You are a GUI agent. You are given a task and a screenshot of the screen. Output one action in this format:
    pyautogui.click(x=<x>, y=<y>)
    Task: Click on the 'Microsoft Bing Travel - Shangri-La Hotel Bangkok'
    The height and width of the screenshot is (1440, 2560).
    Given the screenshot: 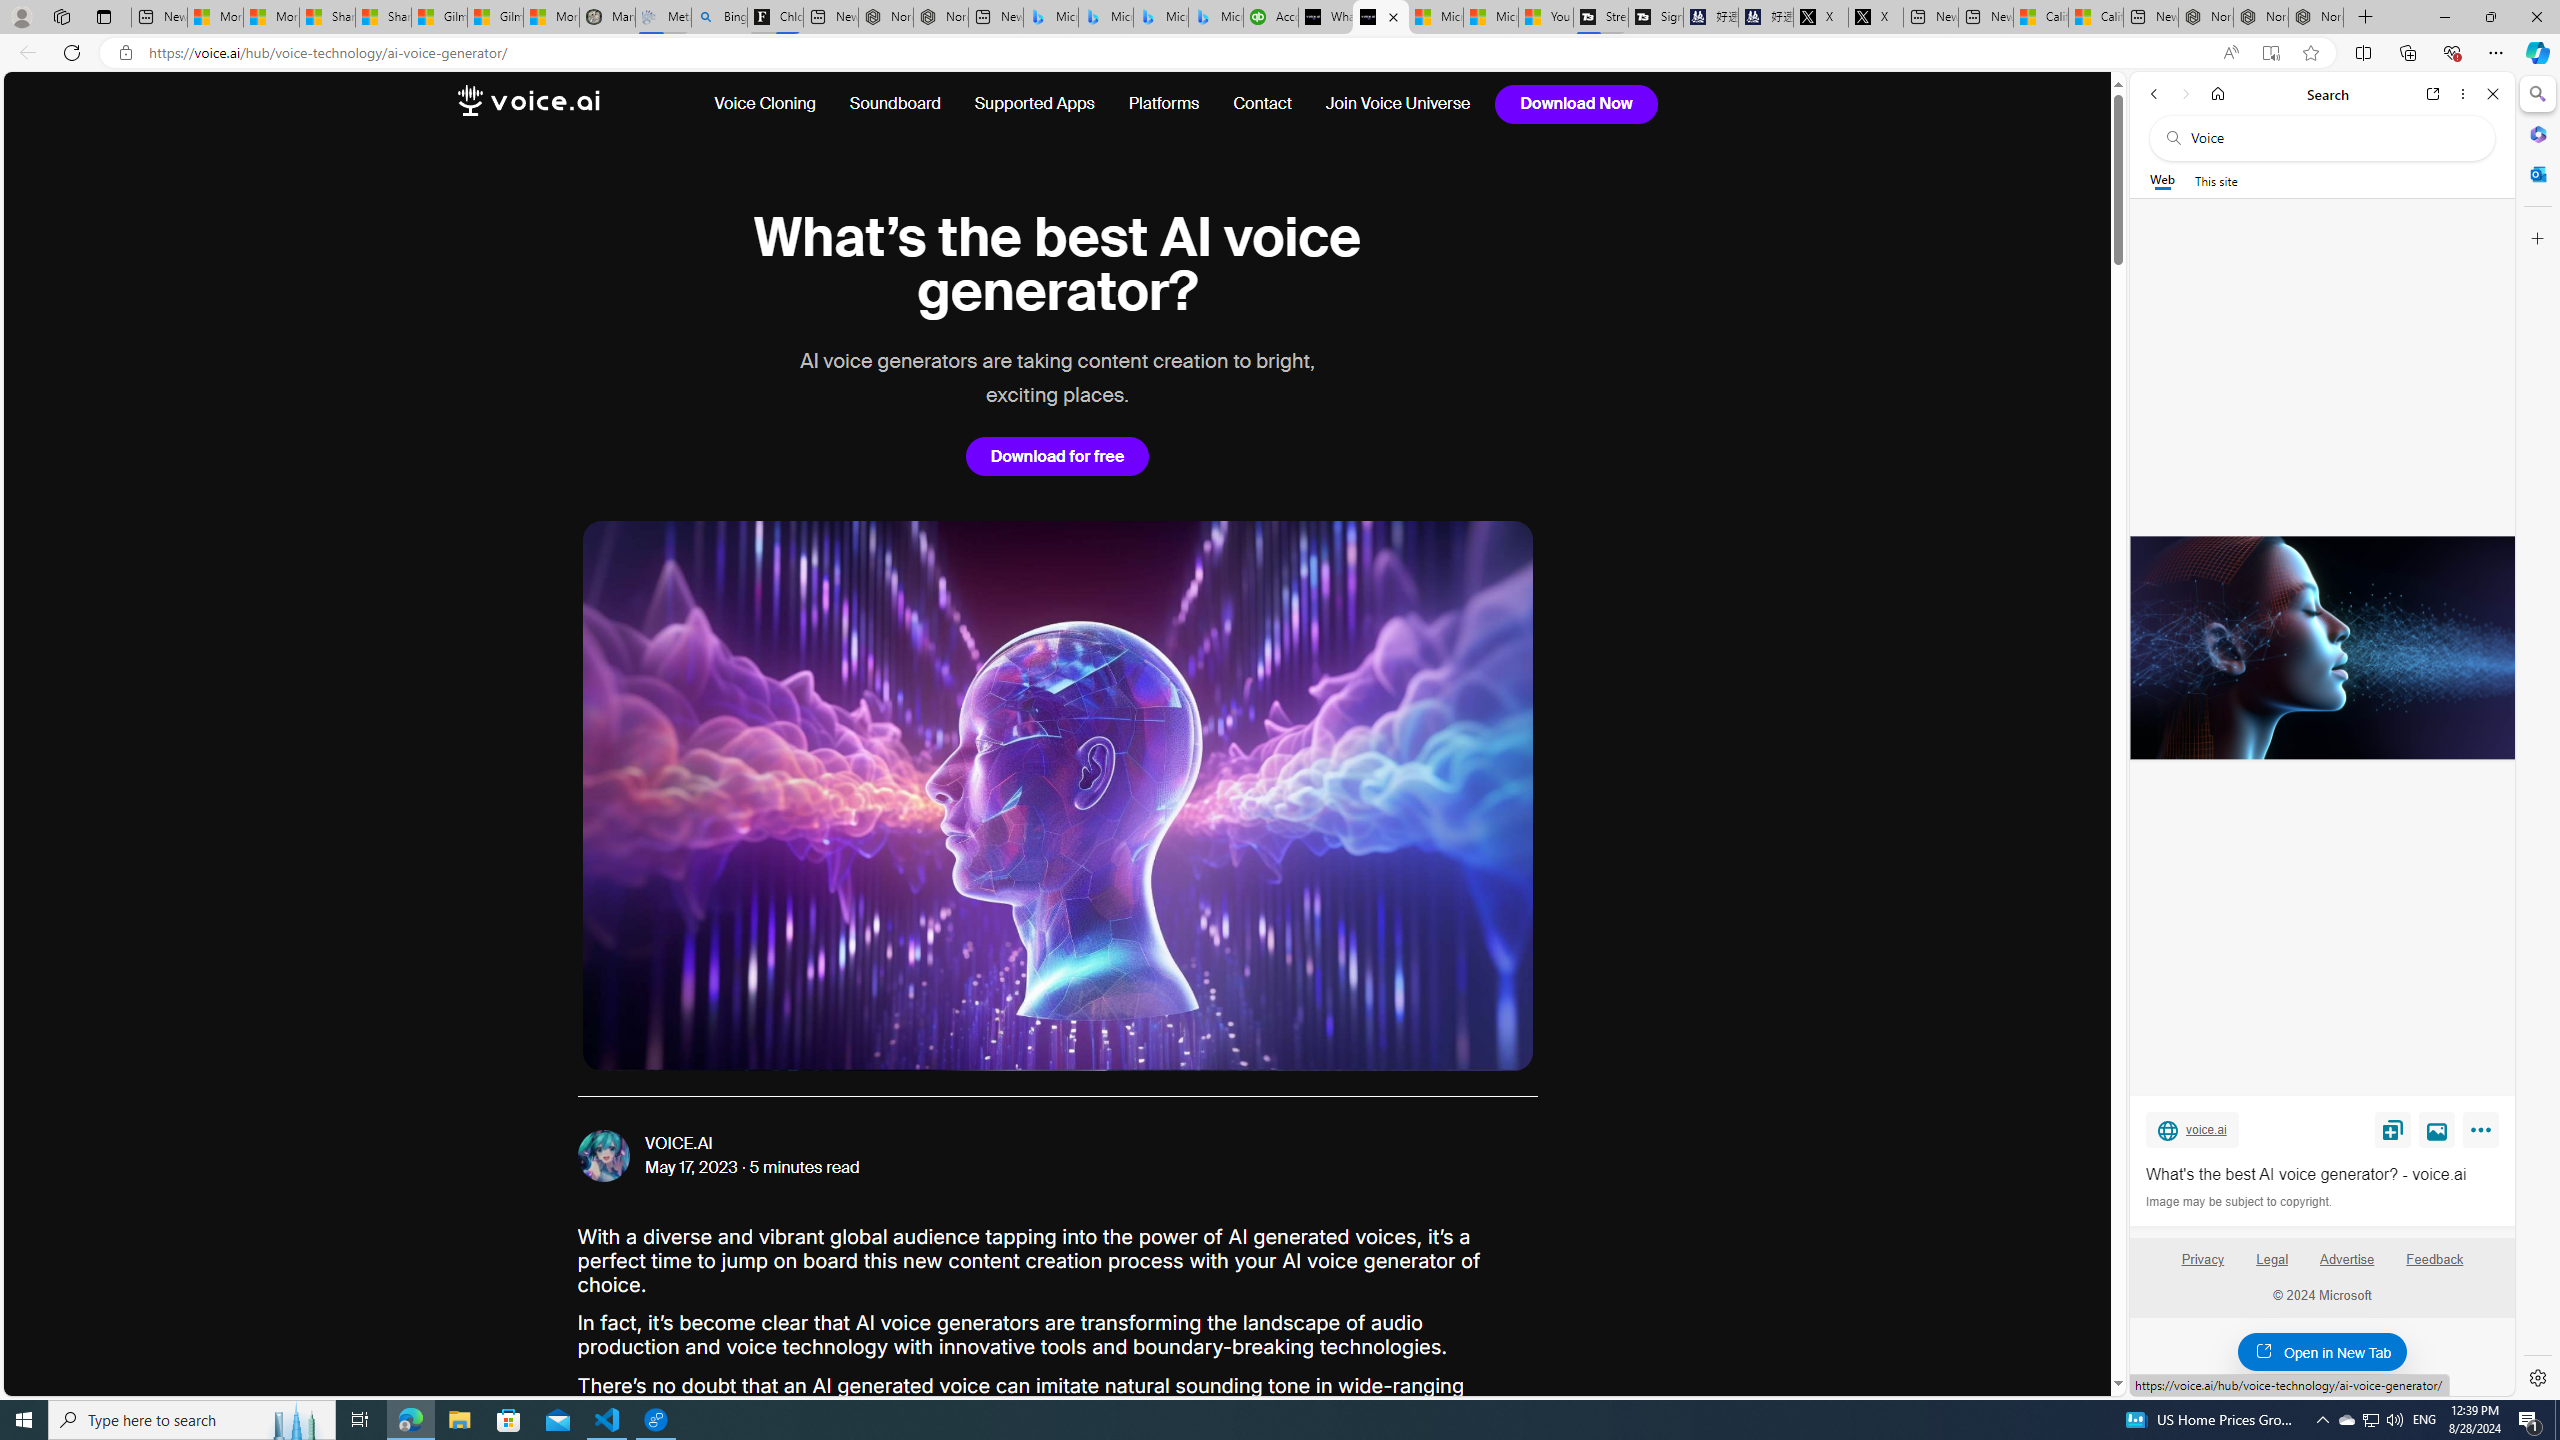 What is the action you would take?
    pyautogui.click(x=1215, y=16)
    